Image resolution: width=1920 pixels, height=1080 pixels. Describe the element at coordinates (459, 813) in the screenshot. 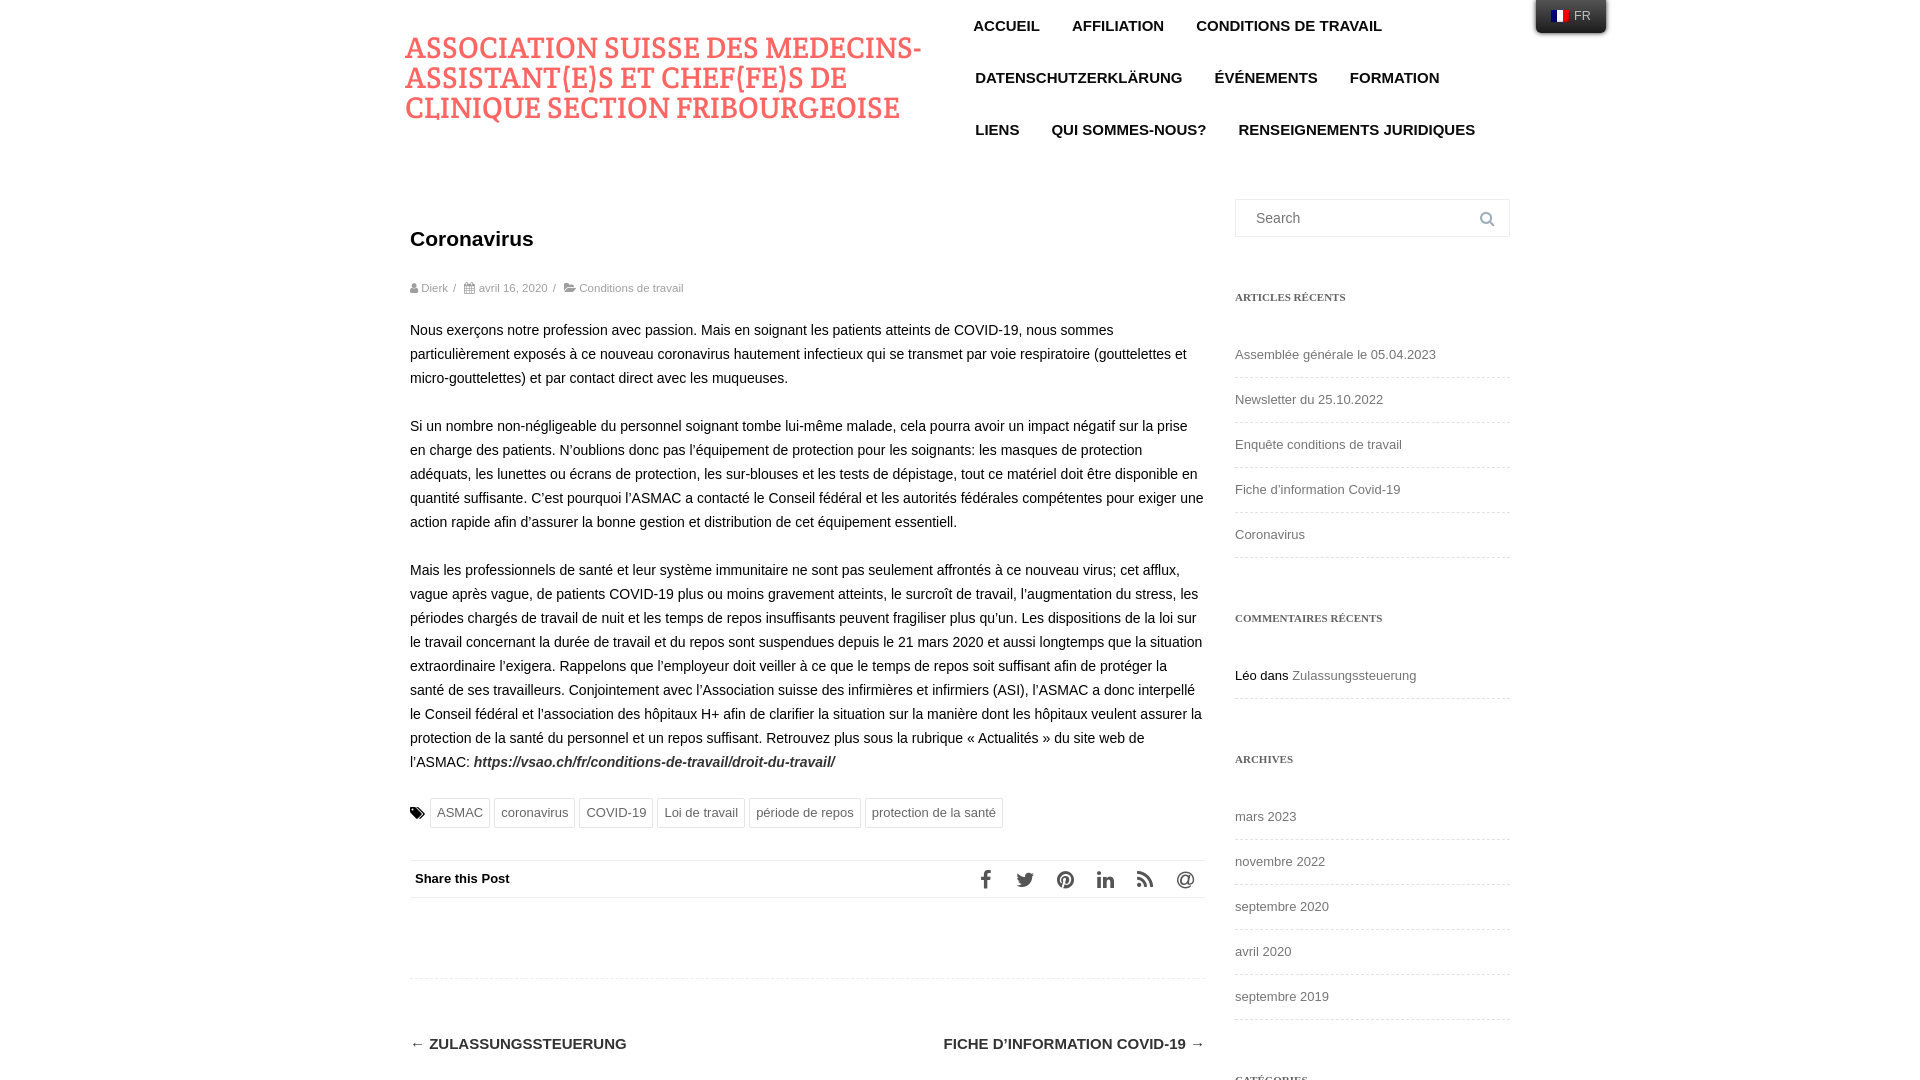

I see `'ASMAC'` at that location.